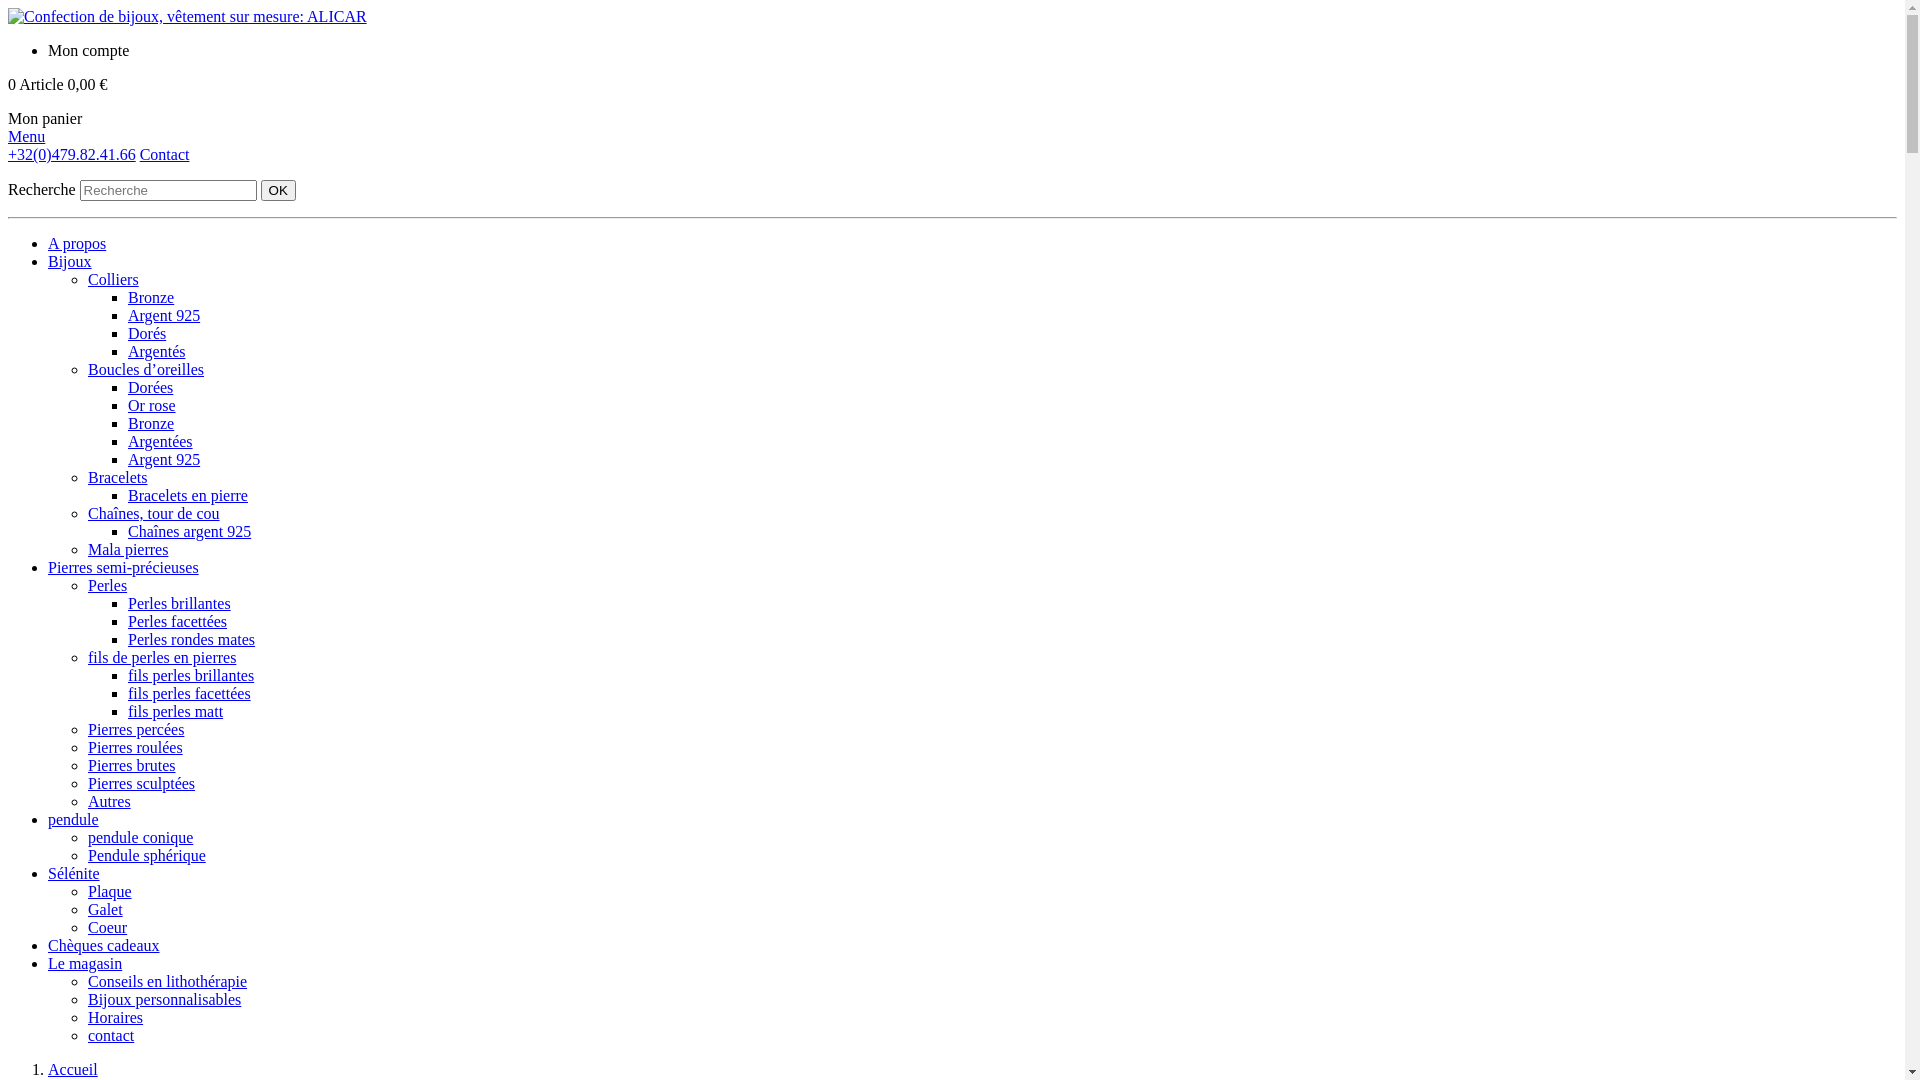  What do you see at coordinates (108, 800) in the screenshot?
I see `'Autres'` at bounding box center [108, 800].